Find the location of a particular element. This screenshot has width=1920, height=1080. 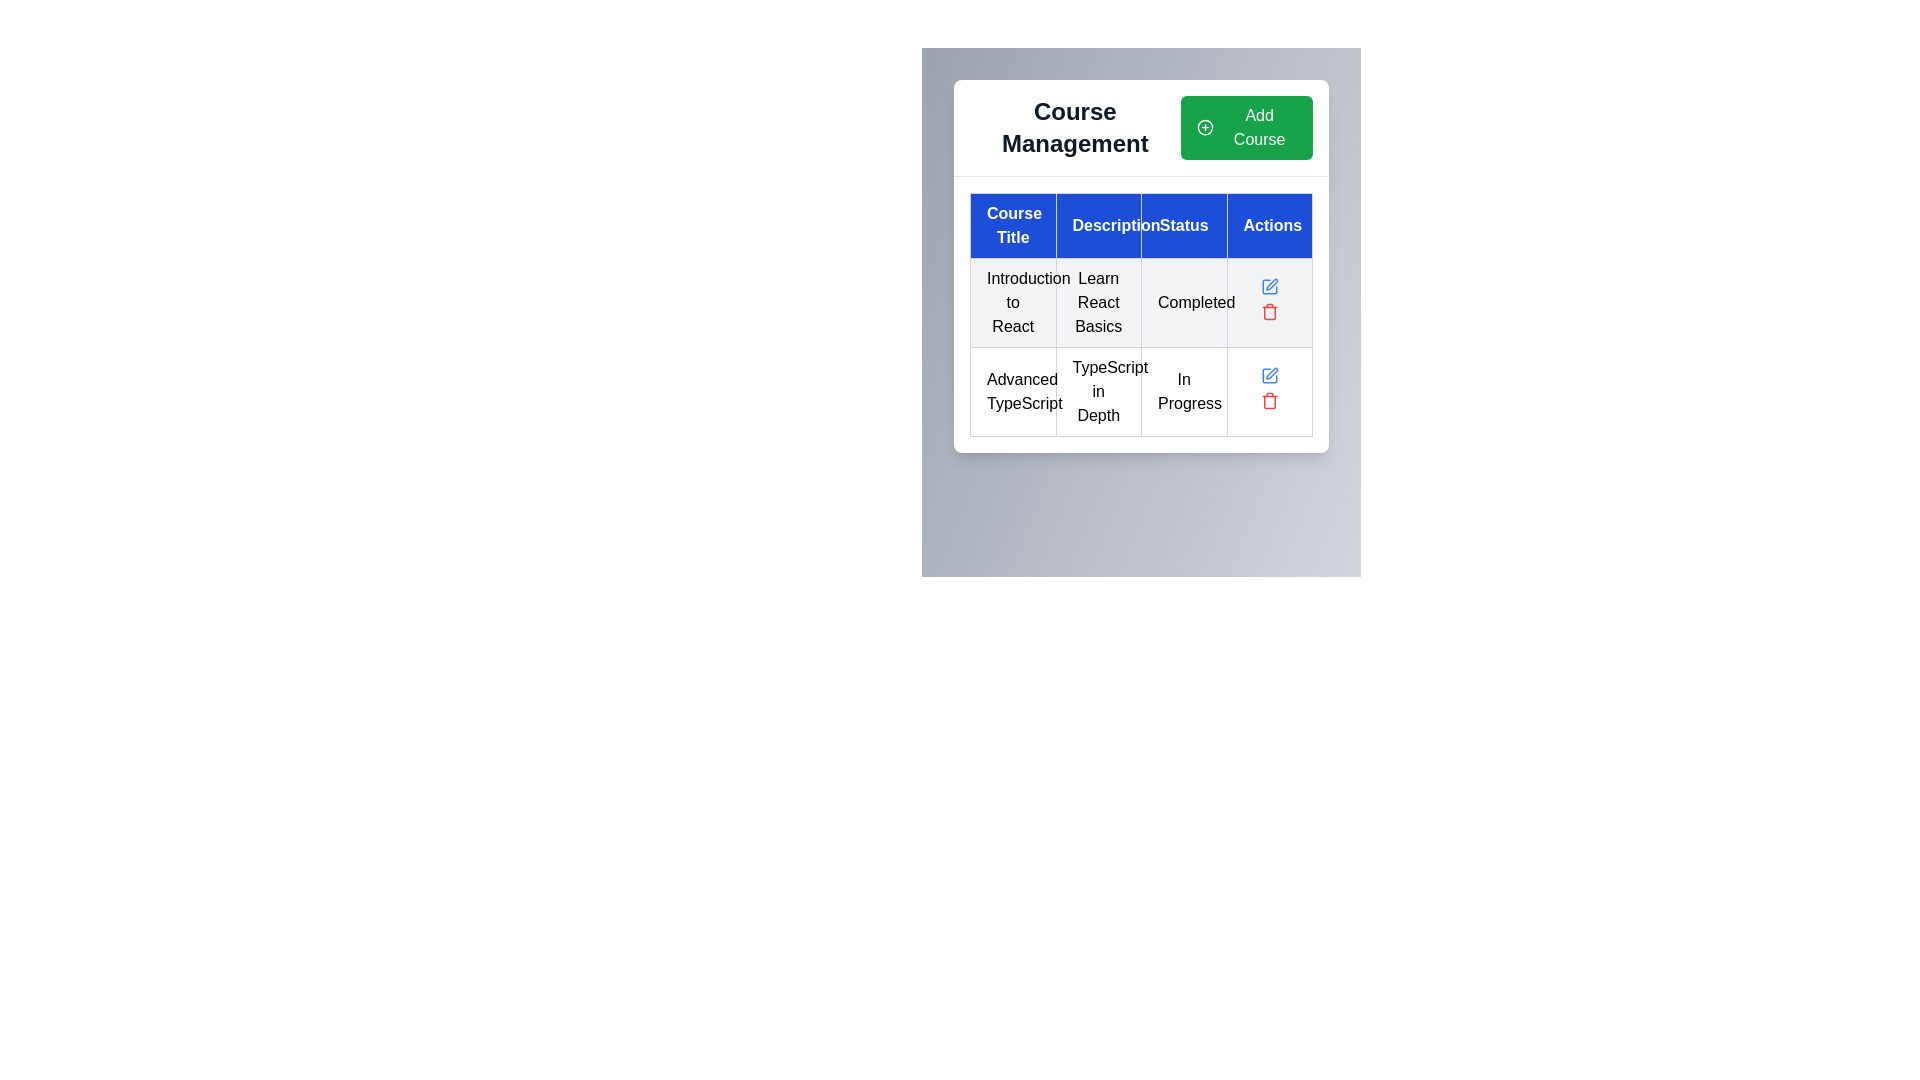

the text displayed in the 'Description' column for the course 'Learn React Basics', located in the second cell of the corresponding row is located at coordinates (1097, 303).